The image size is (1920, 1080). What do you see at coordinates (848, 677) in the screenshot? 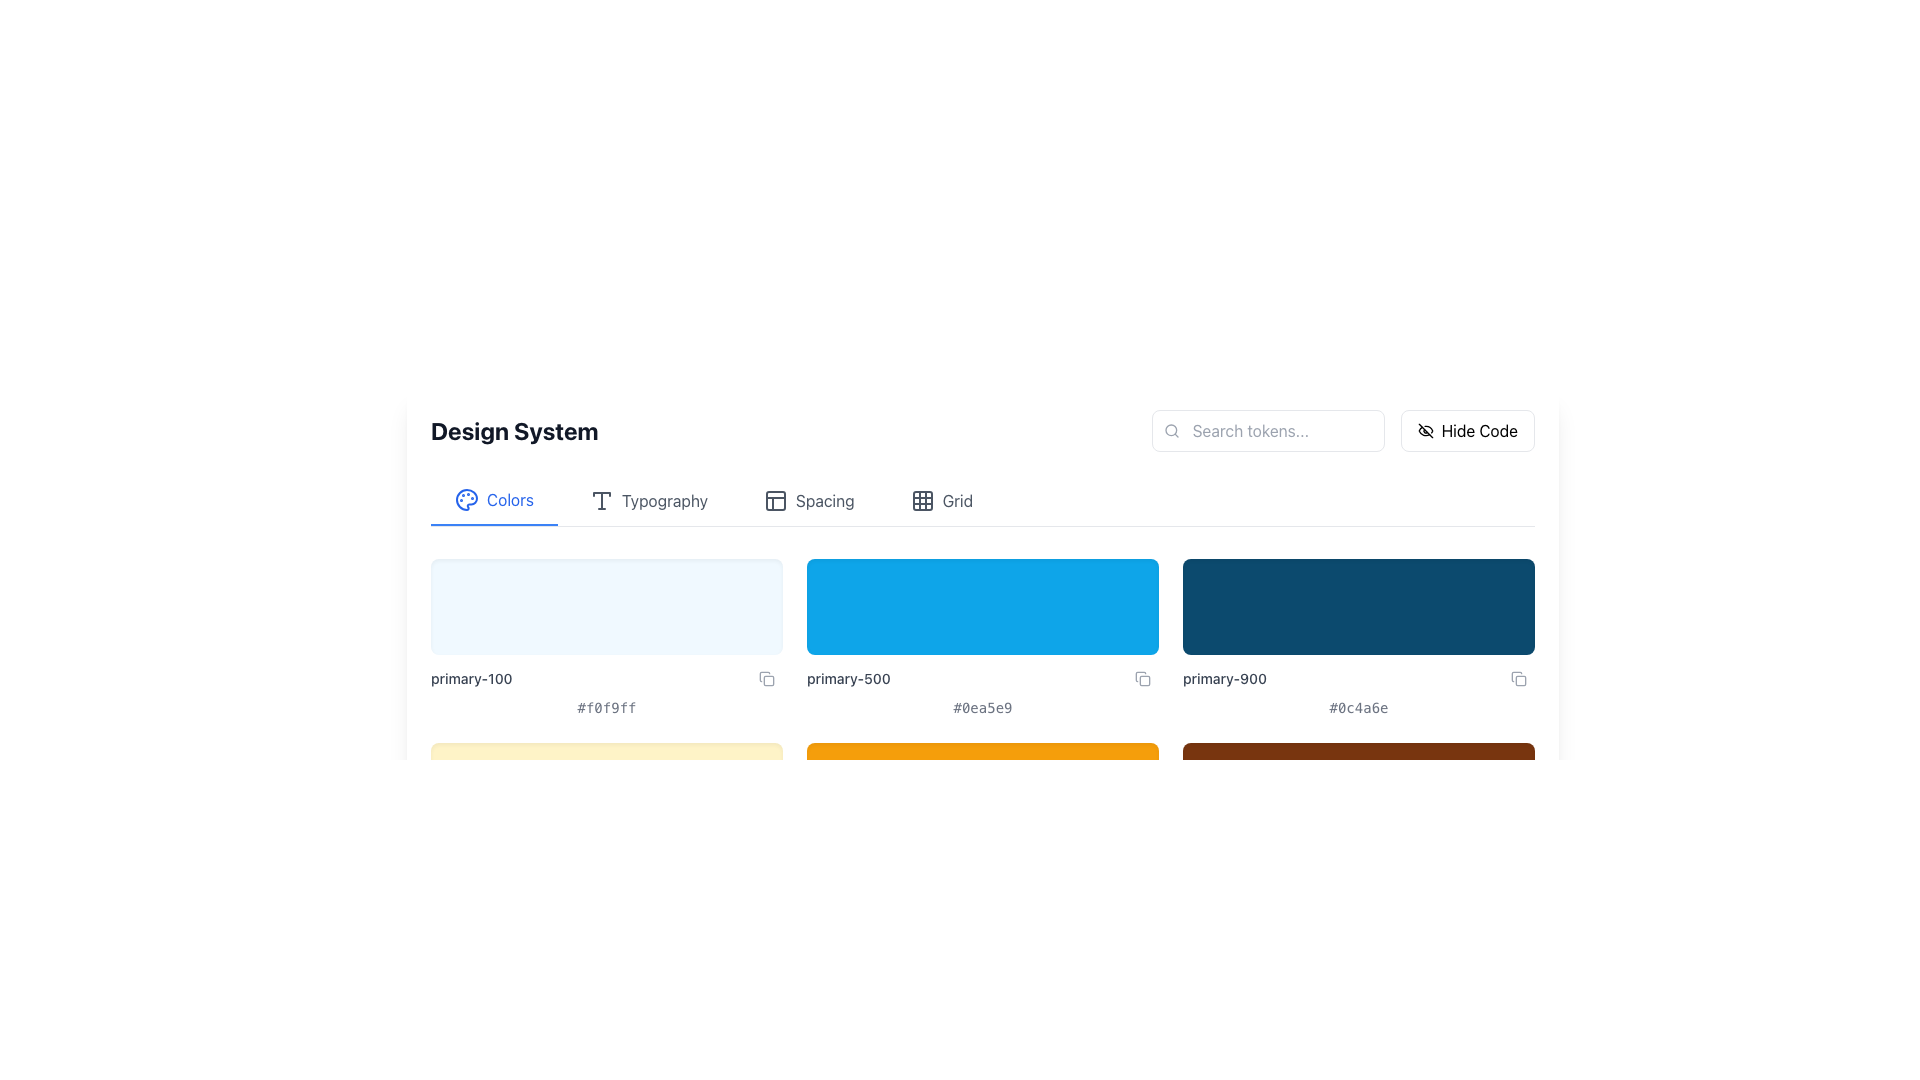
I see `the text label 'primary-500' that describes the color variant in the Design System section, located beside a bright blue box and to the left of an interactive copy button` at bounding box center [848, 677].